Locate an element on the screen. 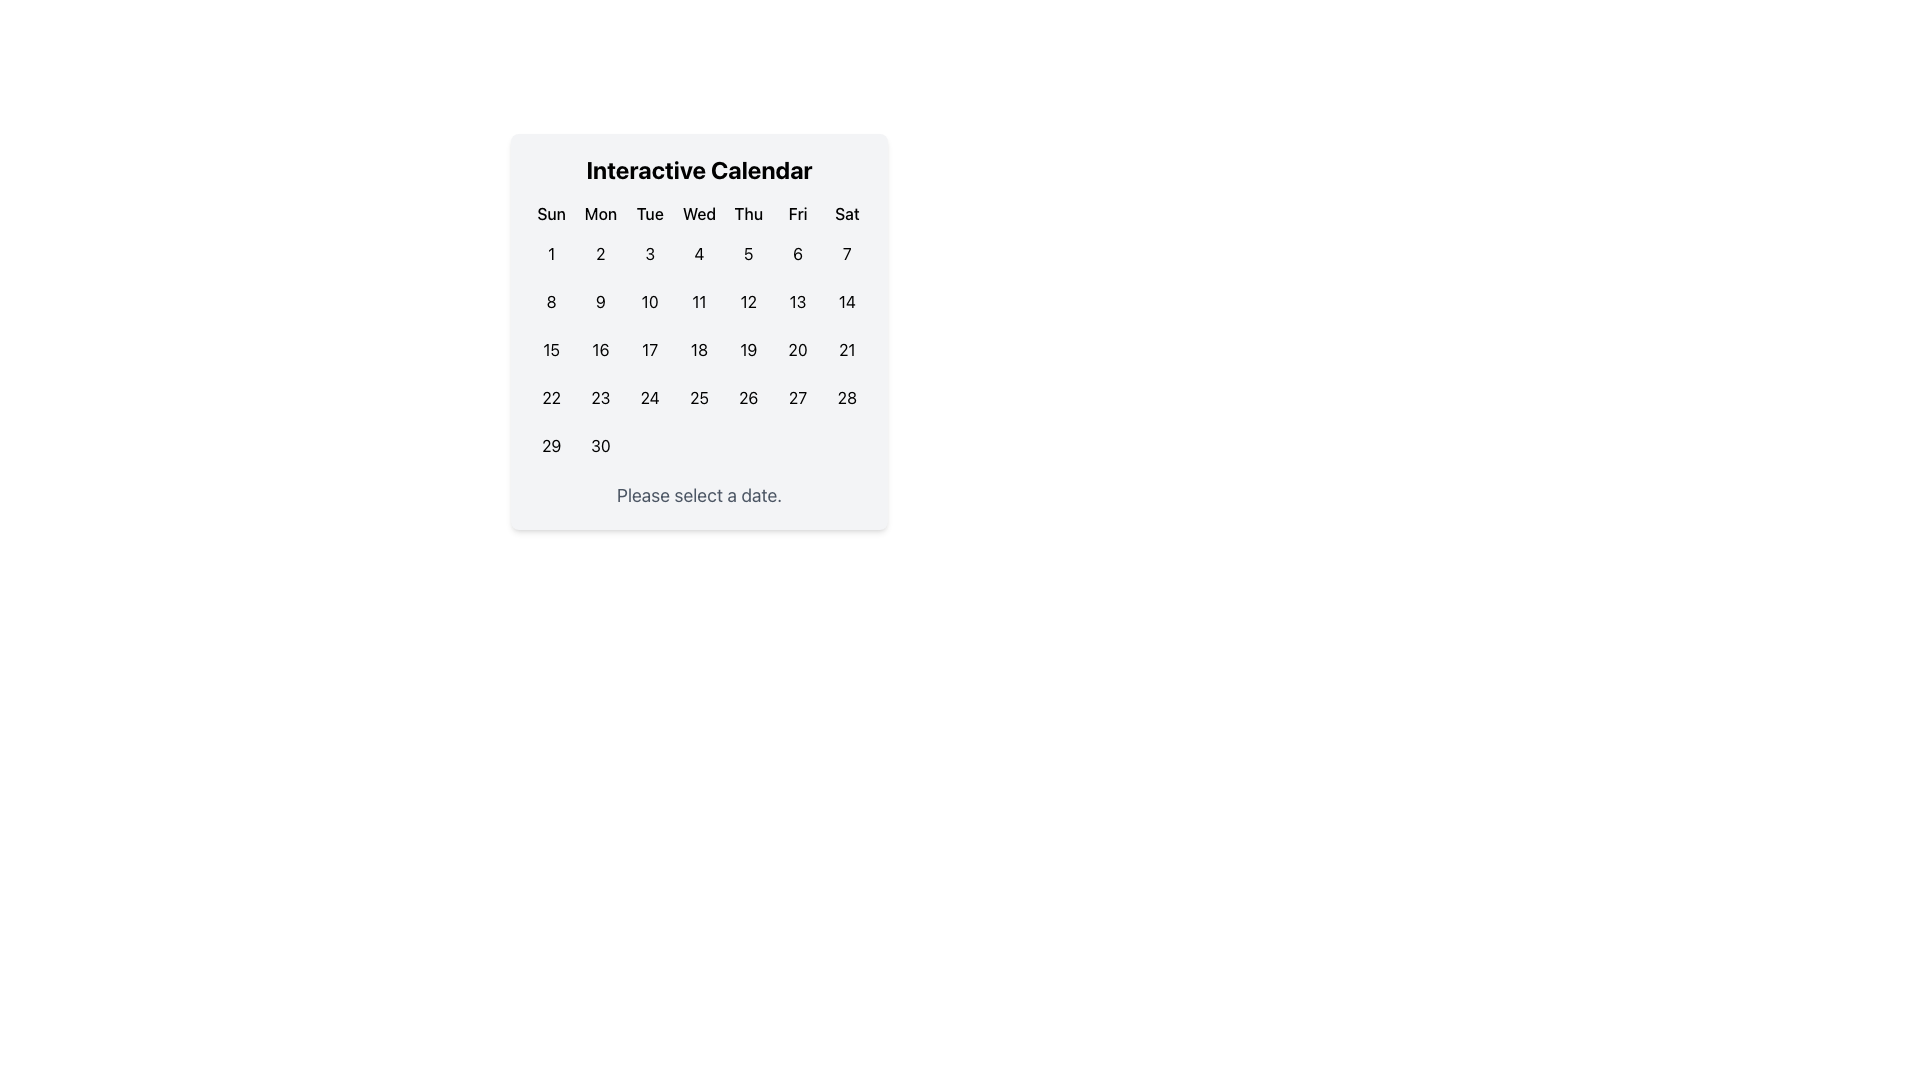 The image size is (1920, 1080). the button representing the date '30' in the interactive calendar is located at coordinates (599, 445).